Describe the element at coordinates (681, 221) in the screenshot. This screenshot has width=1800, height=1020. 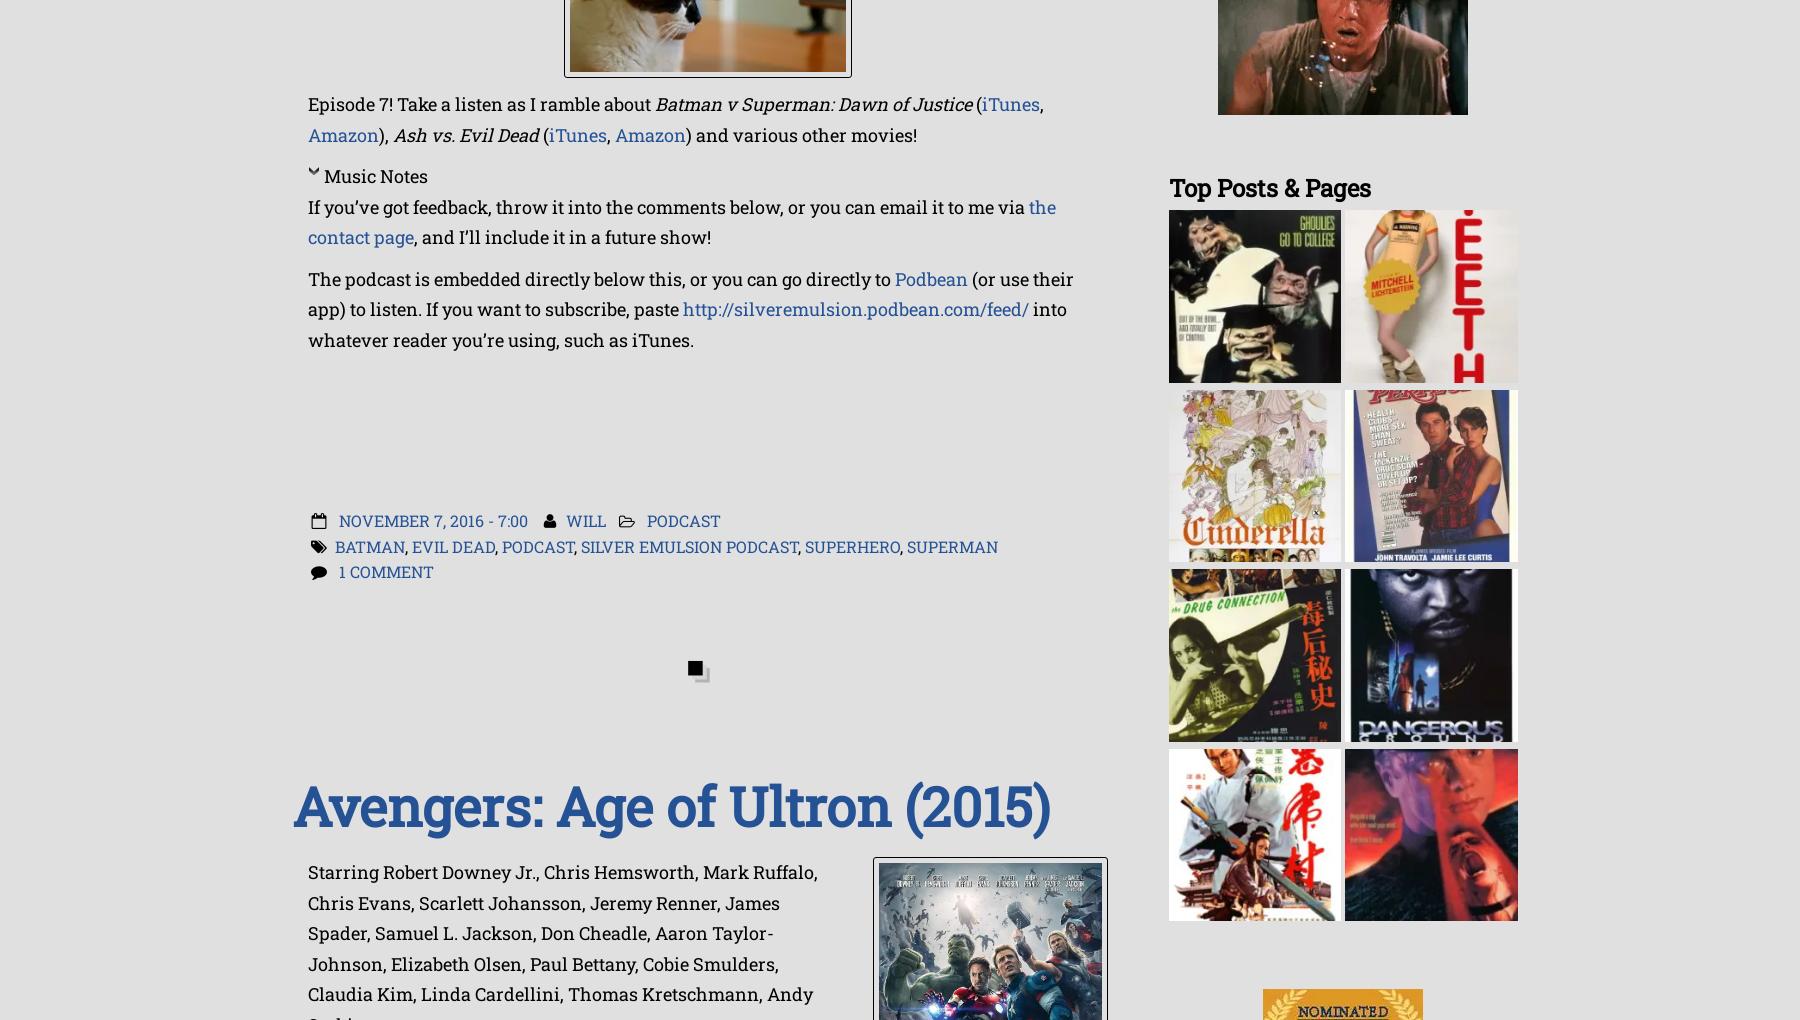
I see `'the contact page'` at that location.